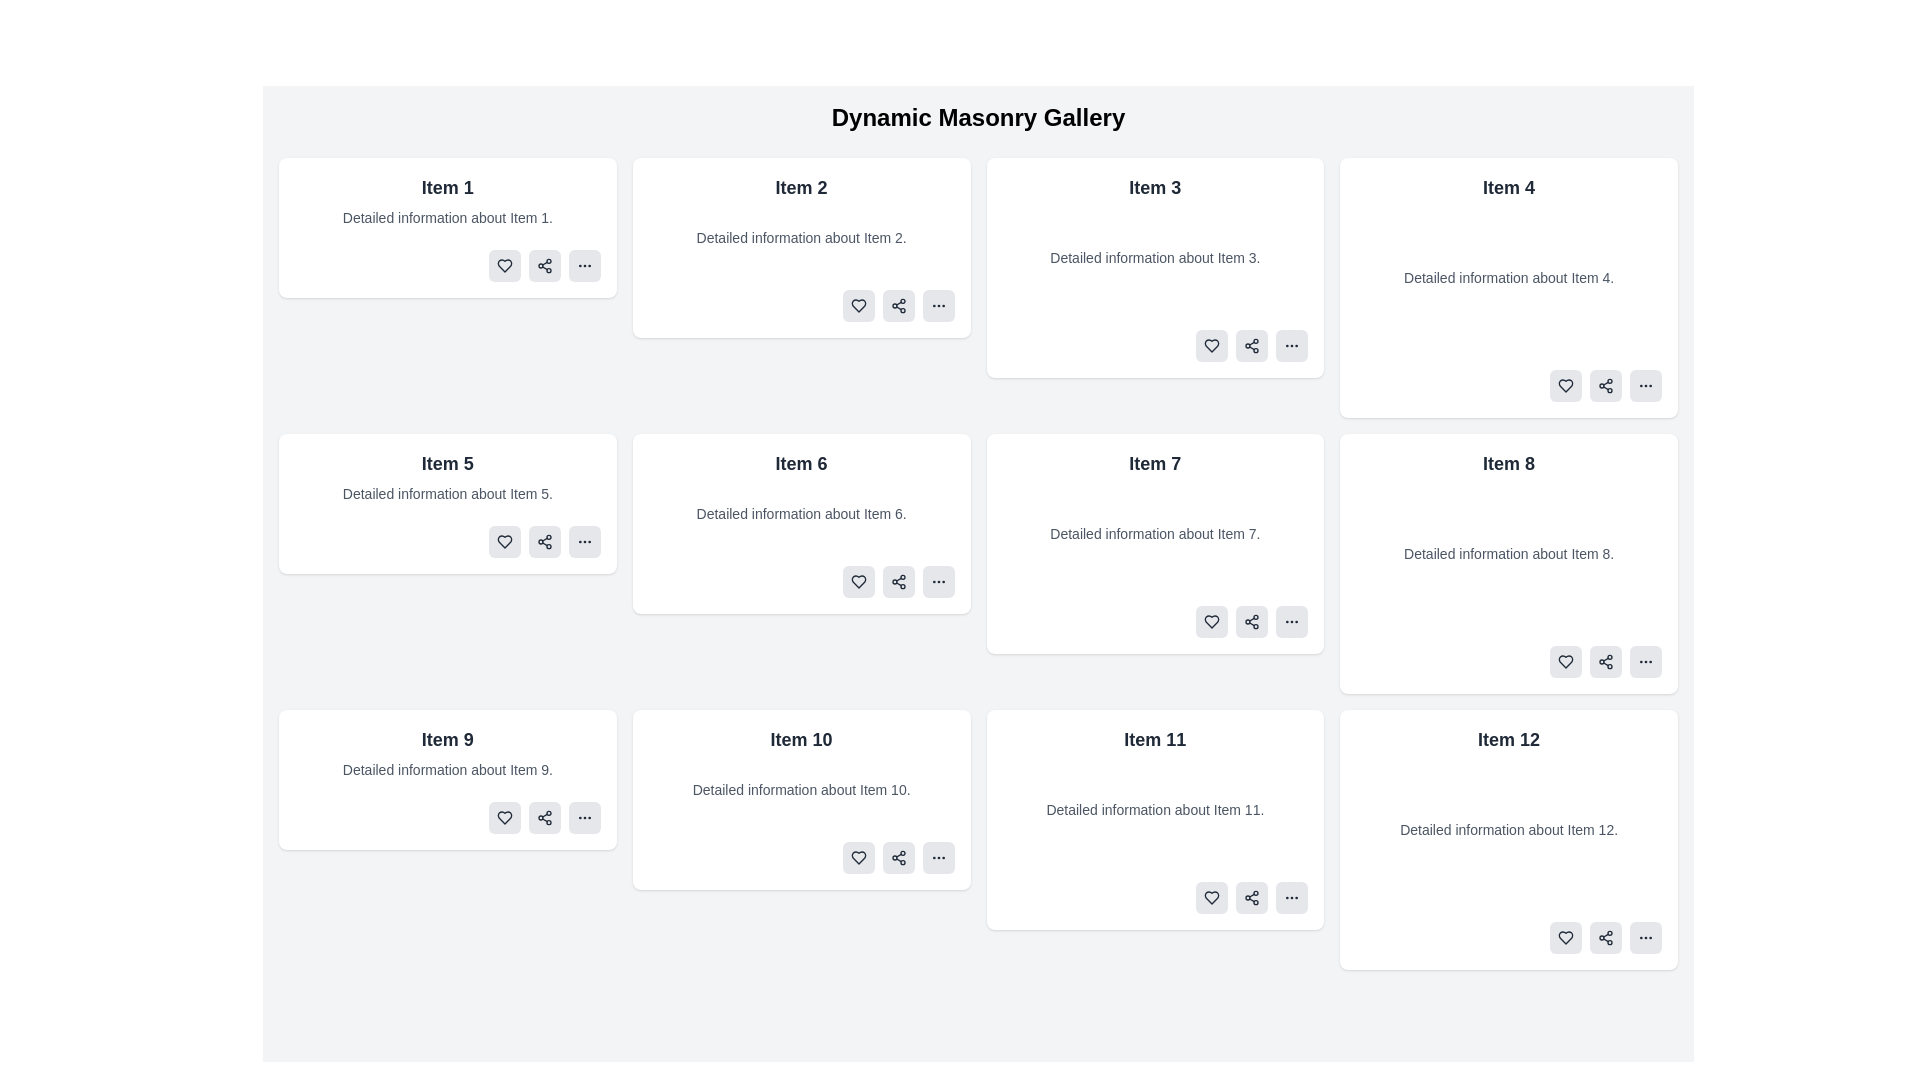  I want to click on the text display element that shows 'Item 9' in a bold, large font size and dark gray color, located in the leftmost column of the bottom row of the grid, so click(446, 740).